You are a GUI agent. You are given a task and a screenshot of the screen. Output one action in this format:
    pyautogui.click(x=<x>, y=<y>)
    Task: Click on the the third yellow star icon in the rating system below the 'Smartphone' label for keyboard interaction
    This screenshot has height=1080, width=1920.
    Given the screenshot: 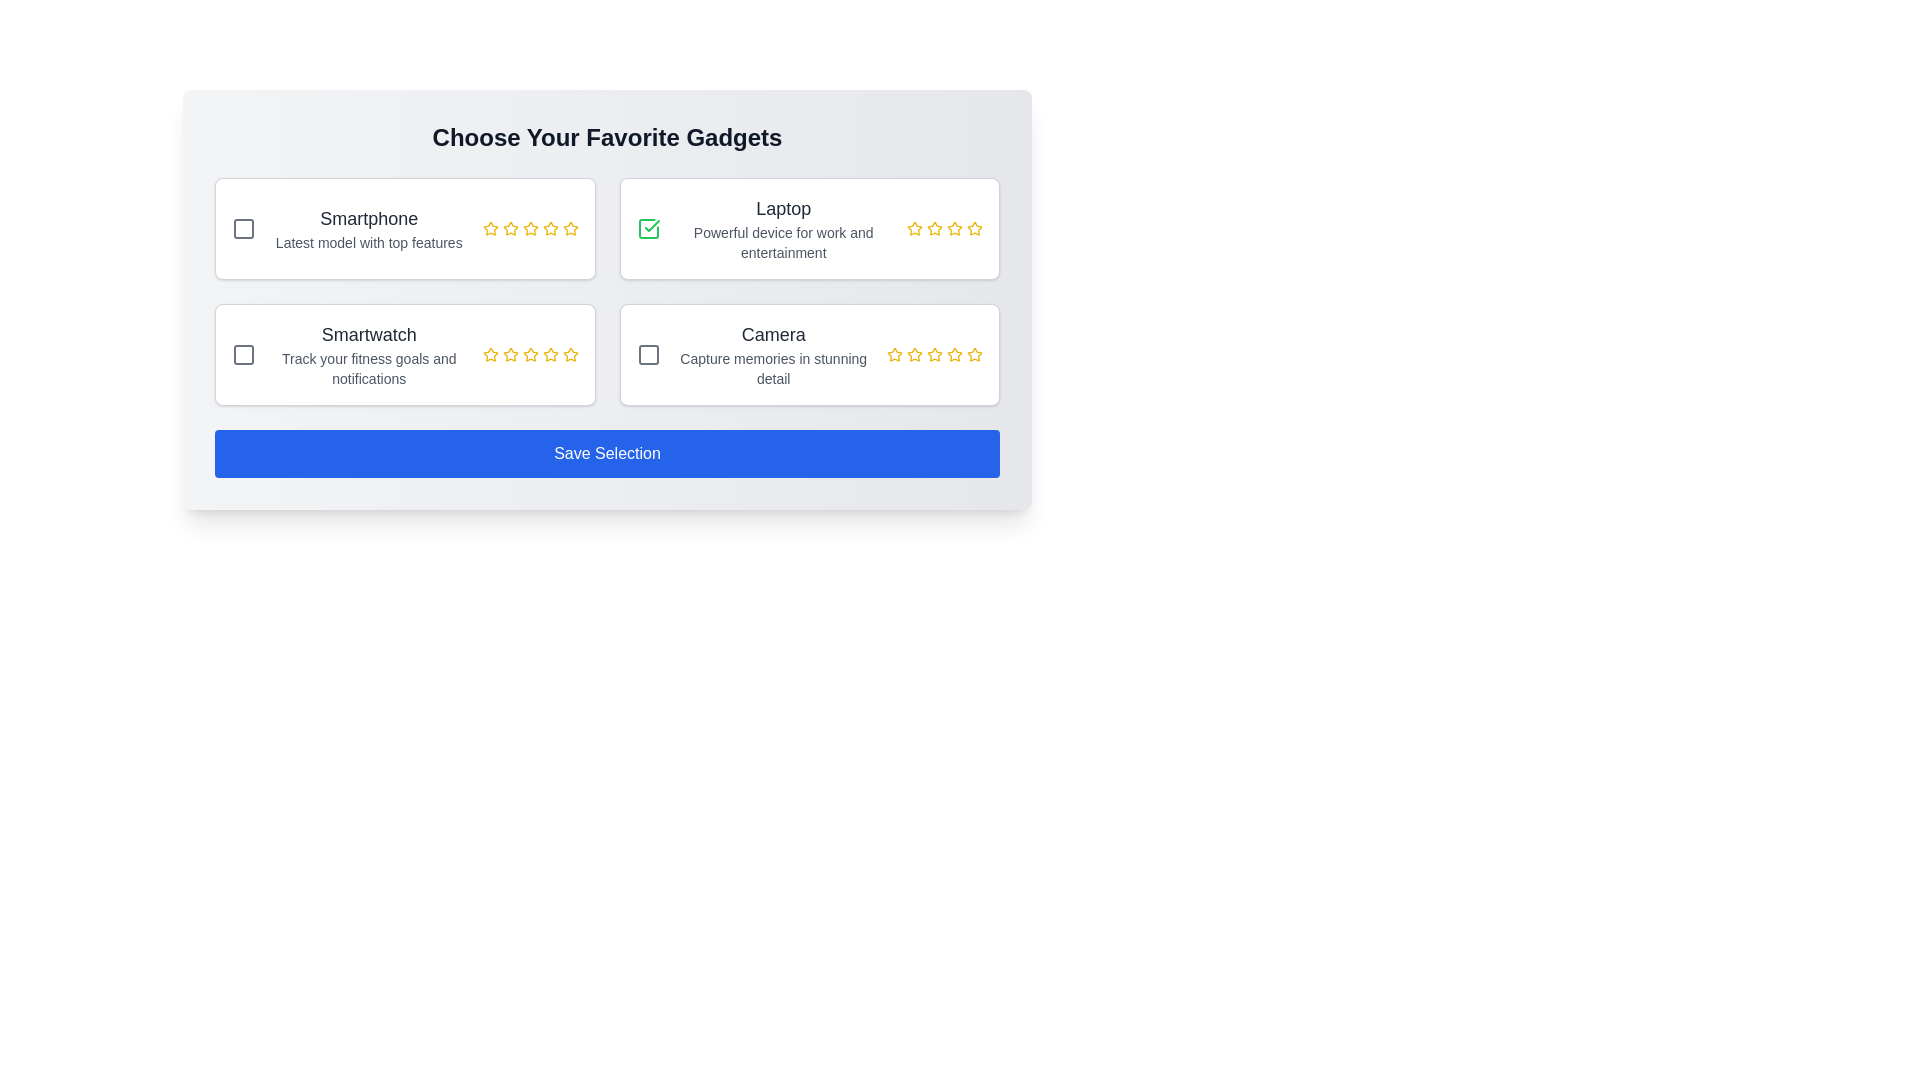 What is the action you would take?
    pyautogui.click(x=550, y=227)
    